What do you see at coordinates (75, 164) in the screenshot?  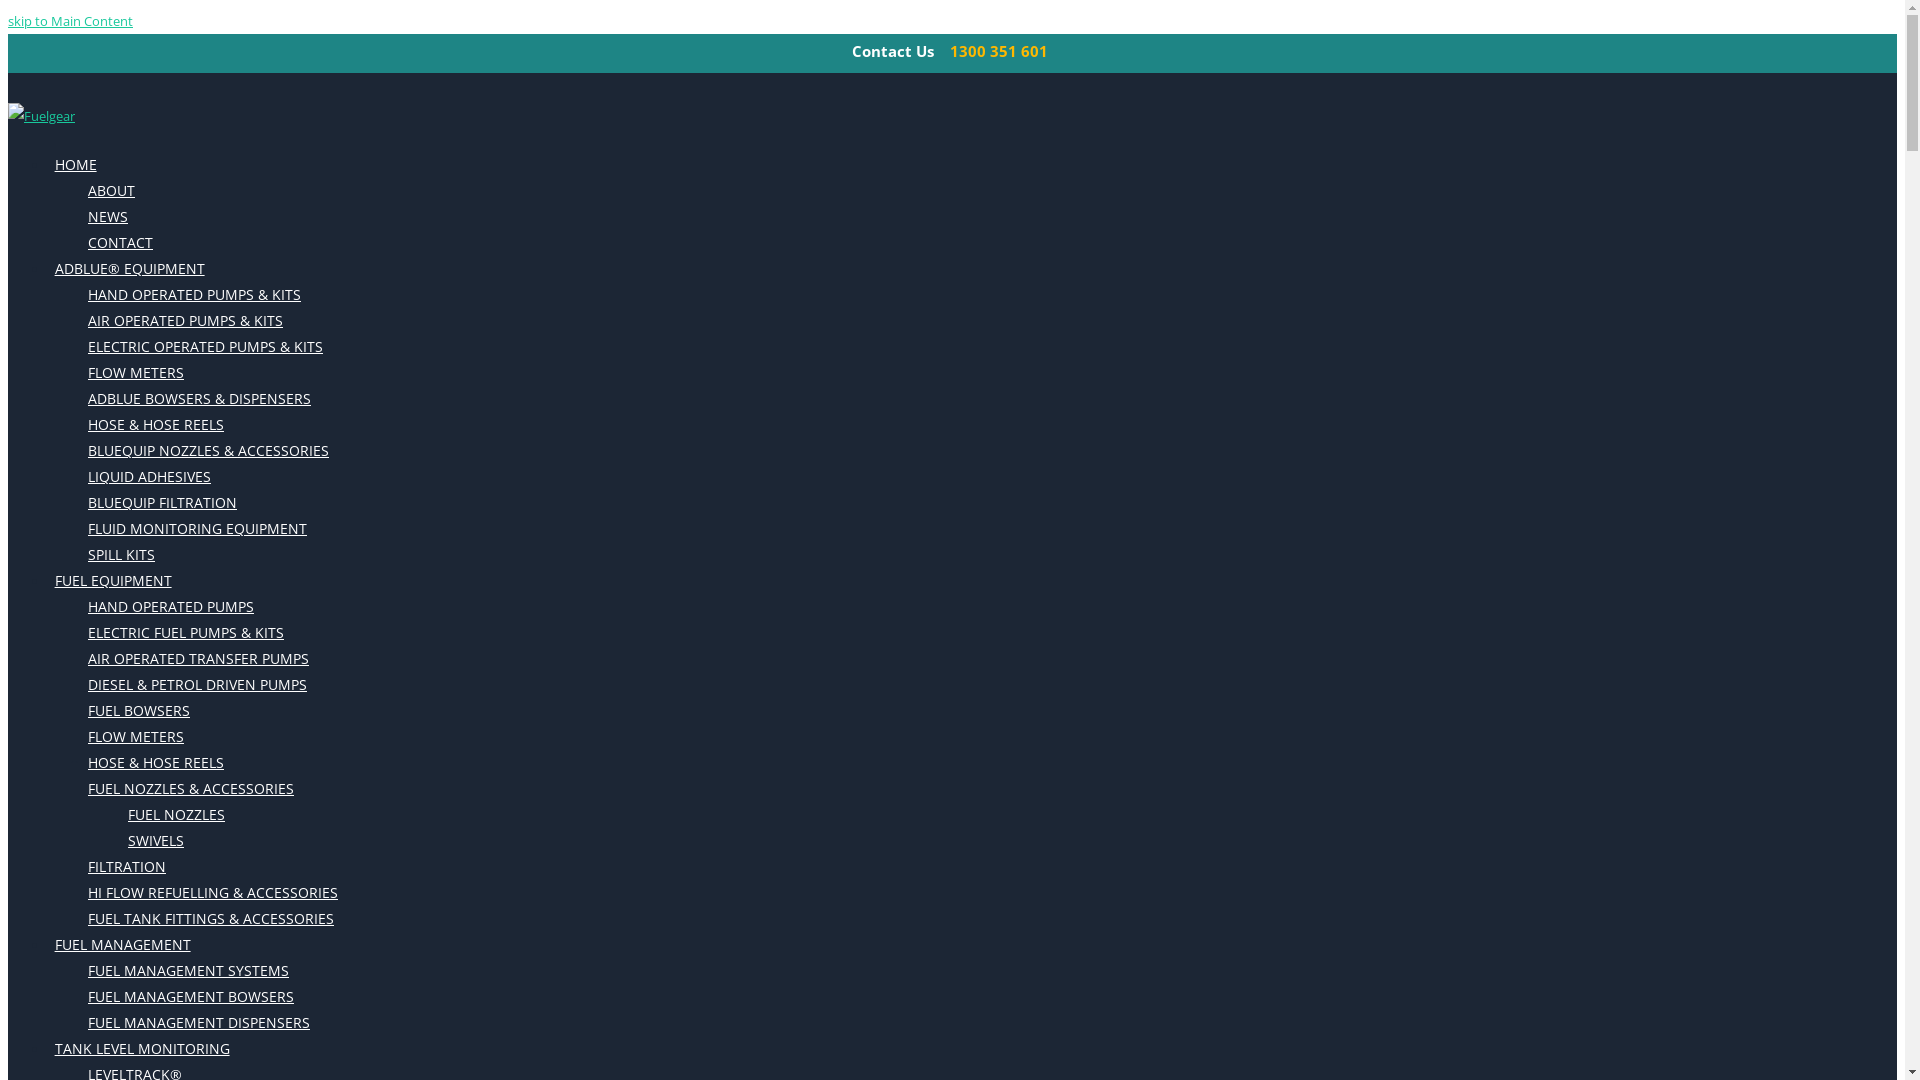 I see `'HOME'` at bounding box center [75, 164].